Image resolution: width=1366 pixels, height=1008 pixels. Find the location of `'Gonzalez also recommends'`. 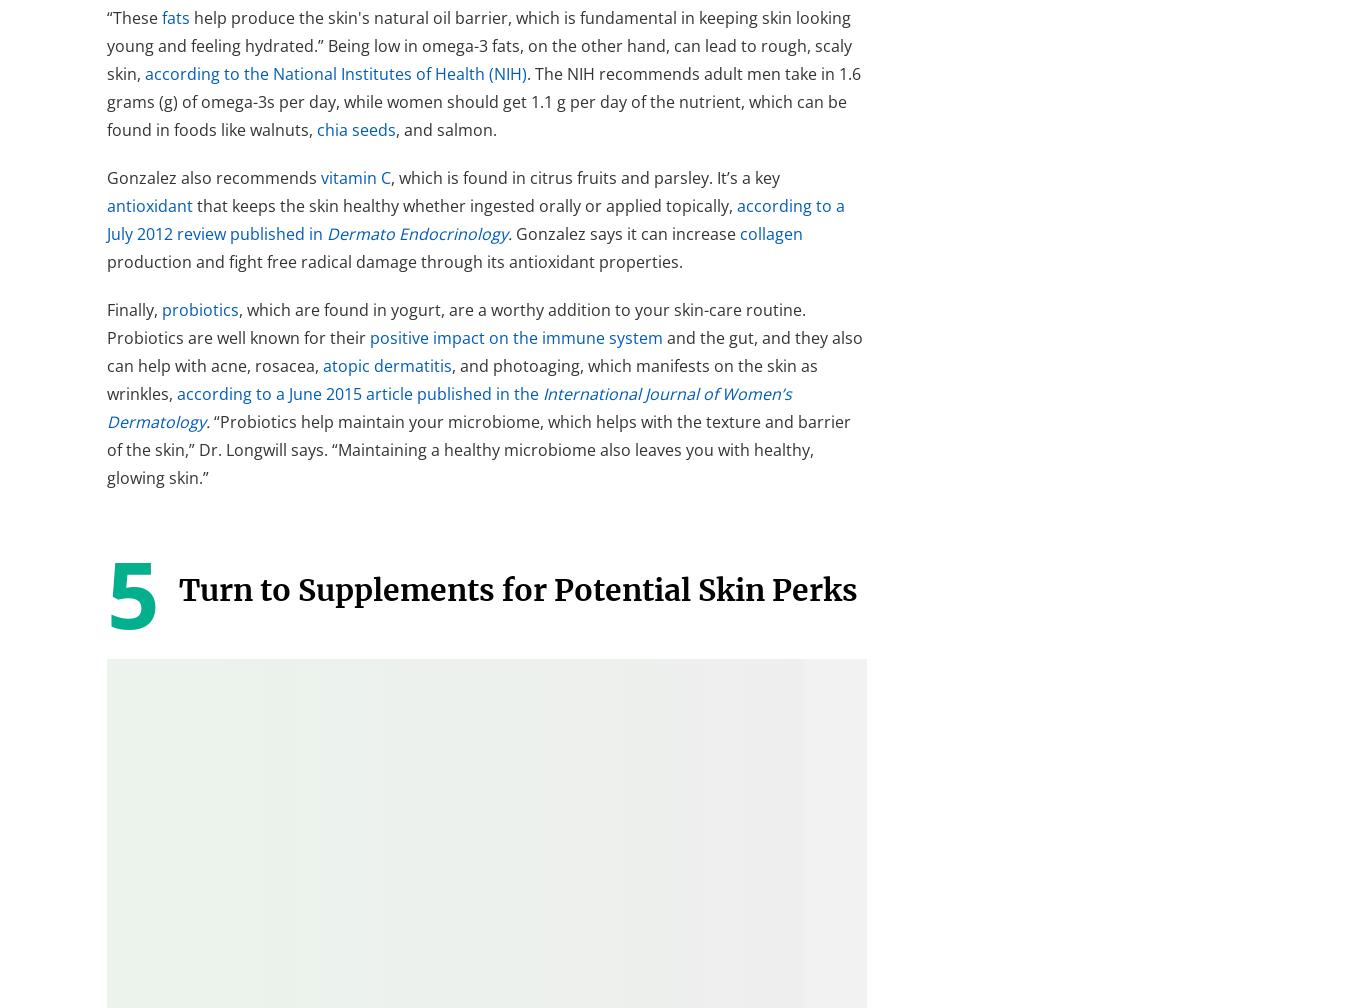

'Gonzalez also recommends' is located at coordinates (106, 177).